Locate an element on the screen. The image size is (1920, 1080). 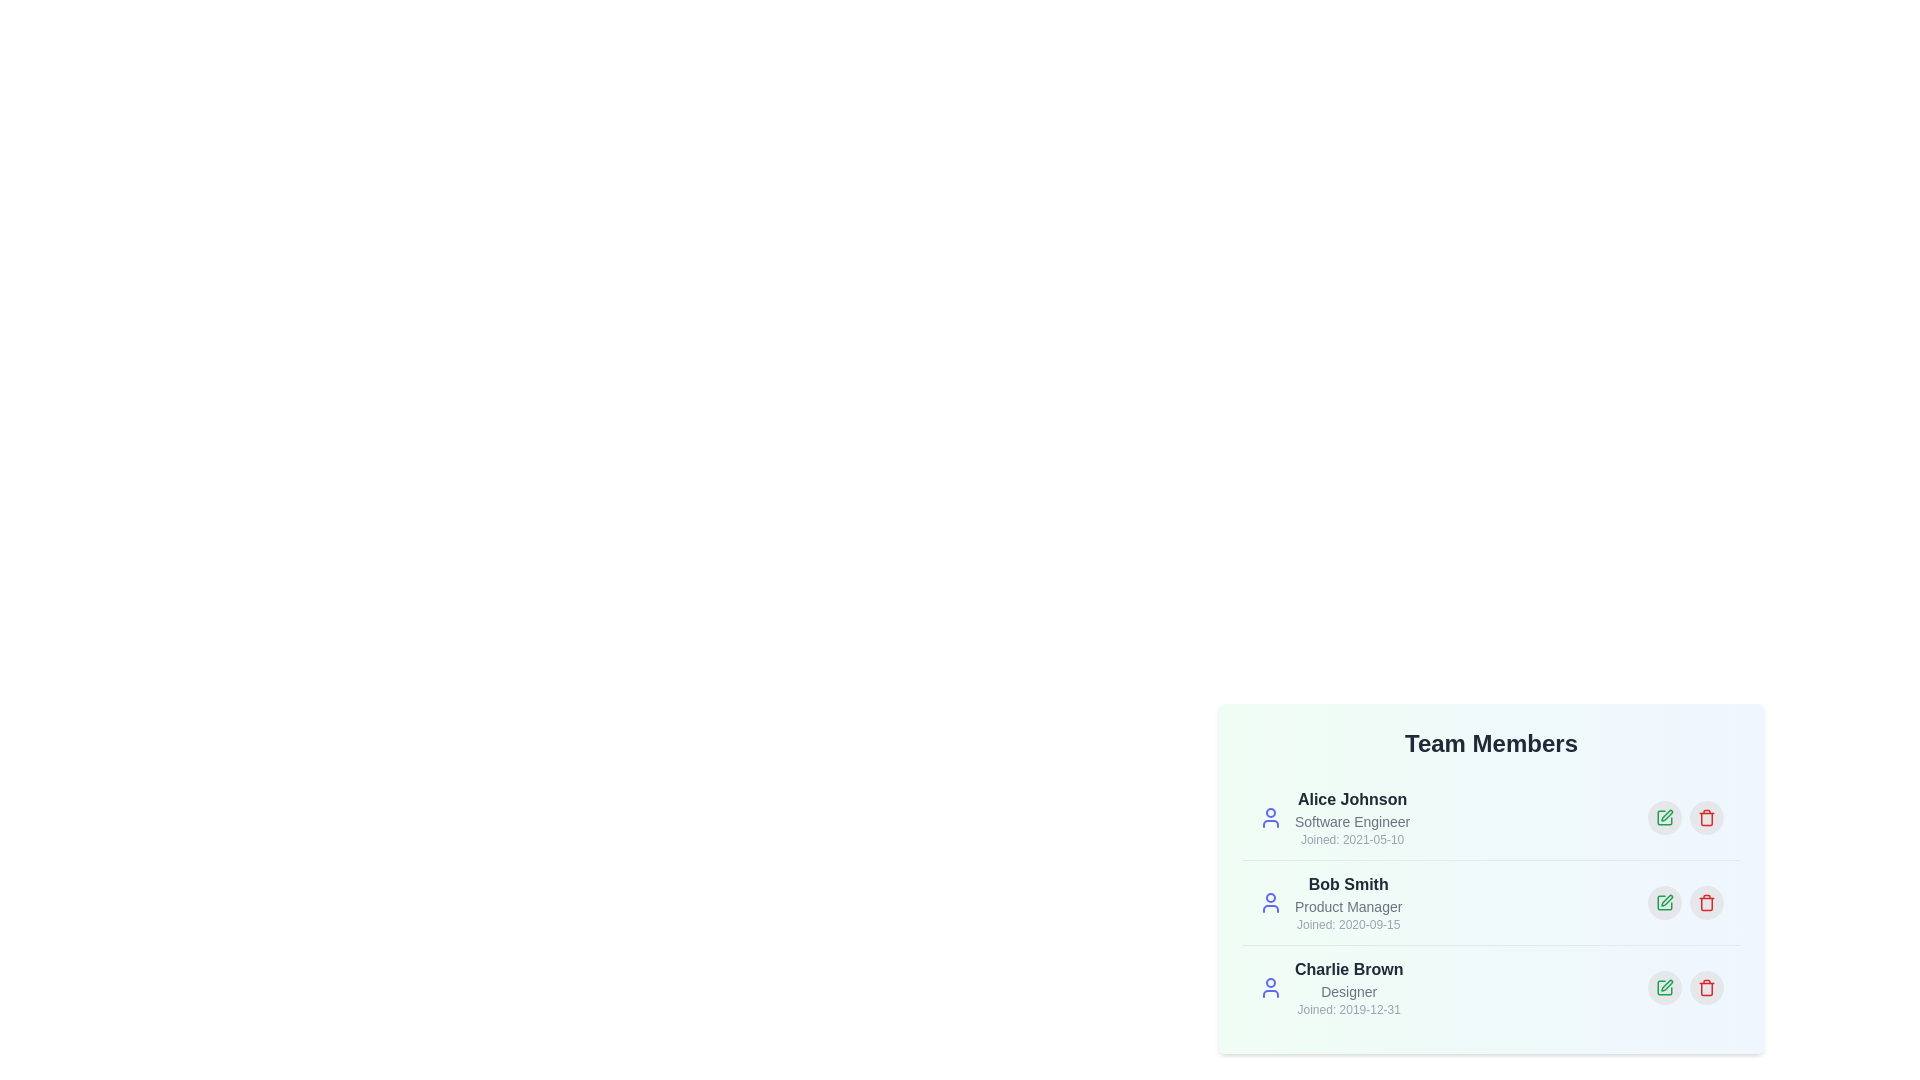
delete button for the user profile Alice Johnson is located at coordinates (1706, 817).